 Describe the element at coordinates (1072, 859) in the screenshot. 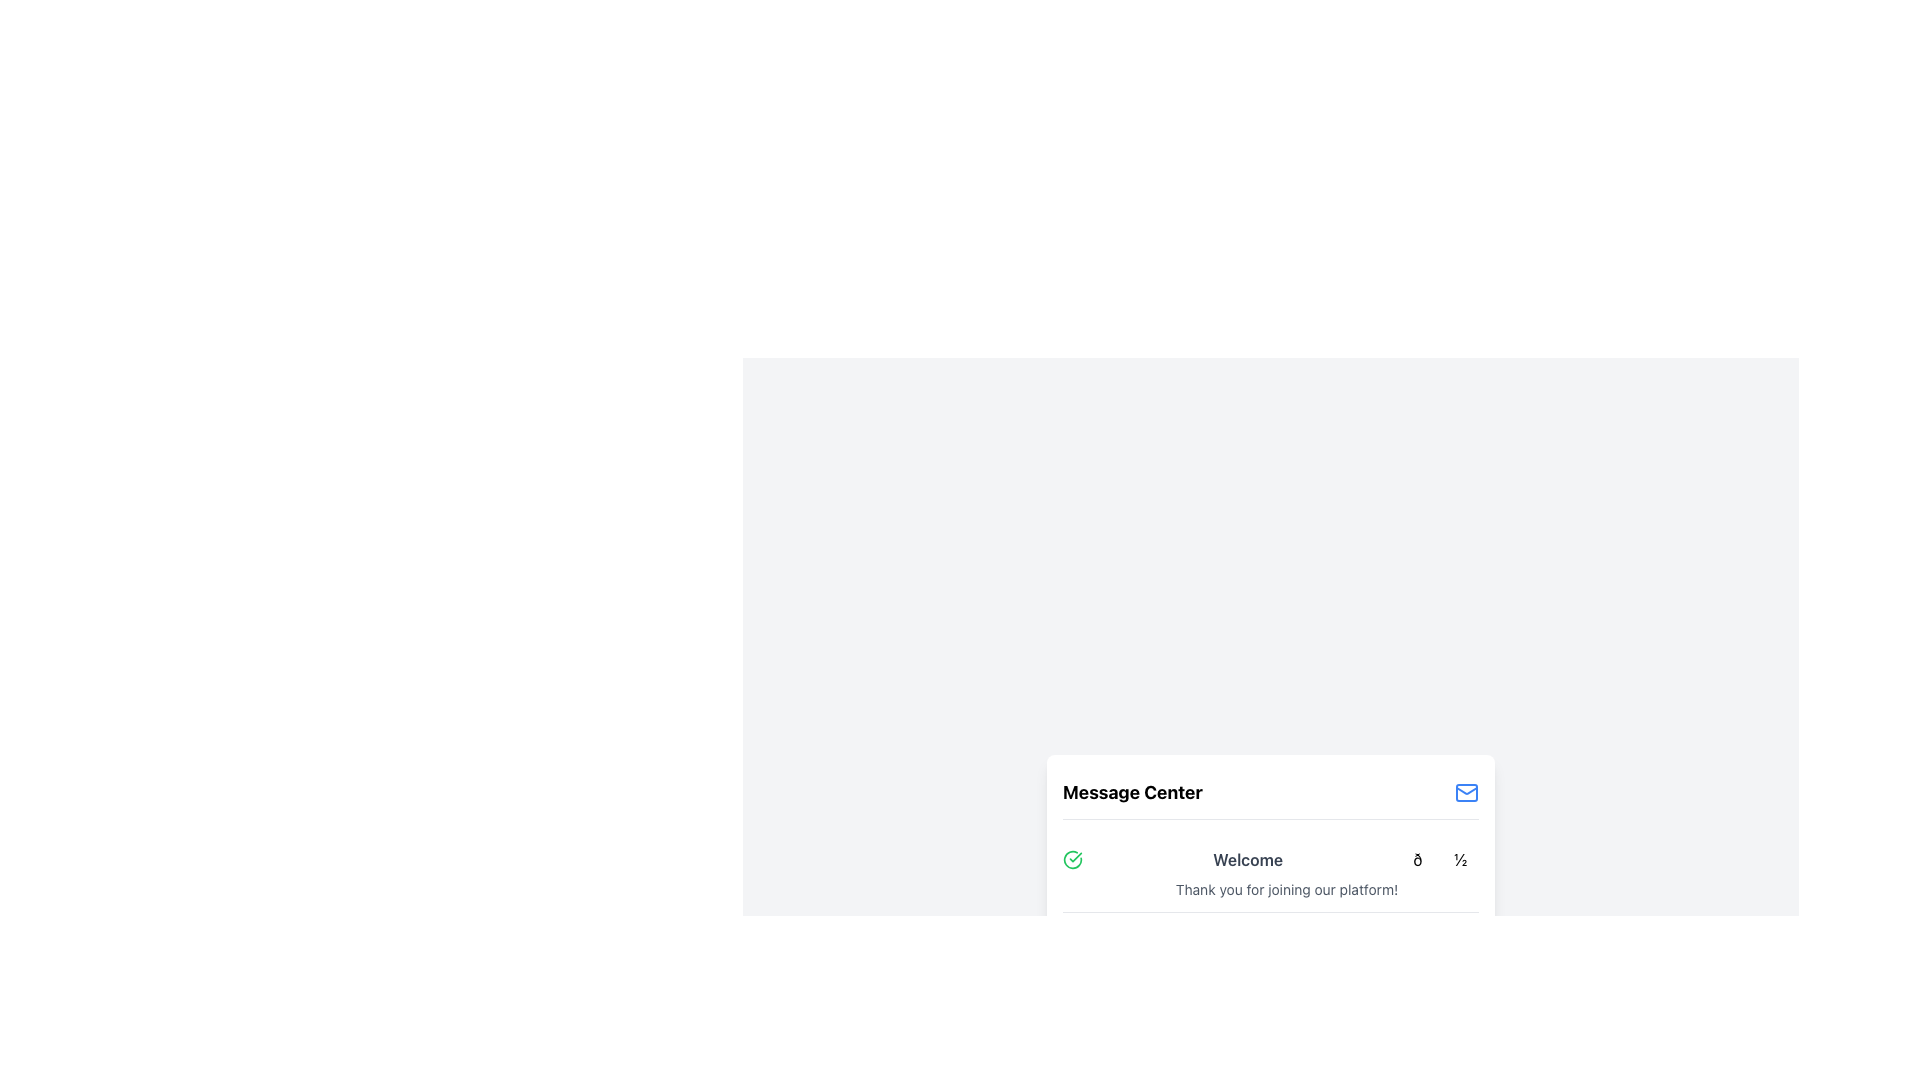

I see `the circular check icon represented by a green stroke in the SVG graphic within the Message Center section` at that location.